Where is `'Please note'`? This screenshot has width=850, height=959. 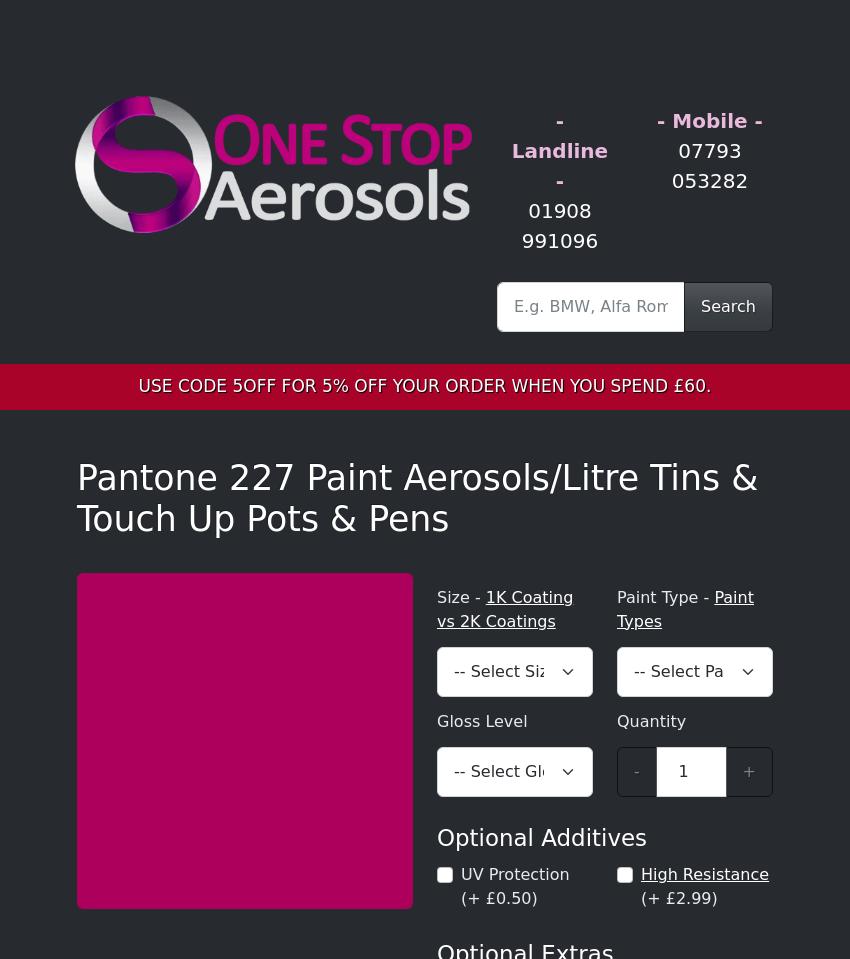 'Please note' is located at coordinates (77, 301).